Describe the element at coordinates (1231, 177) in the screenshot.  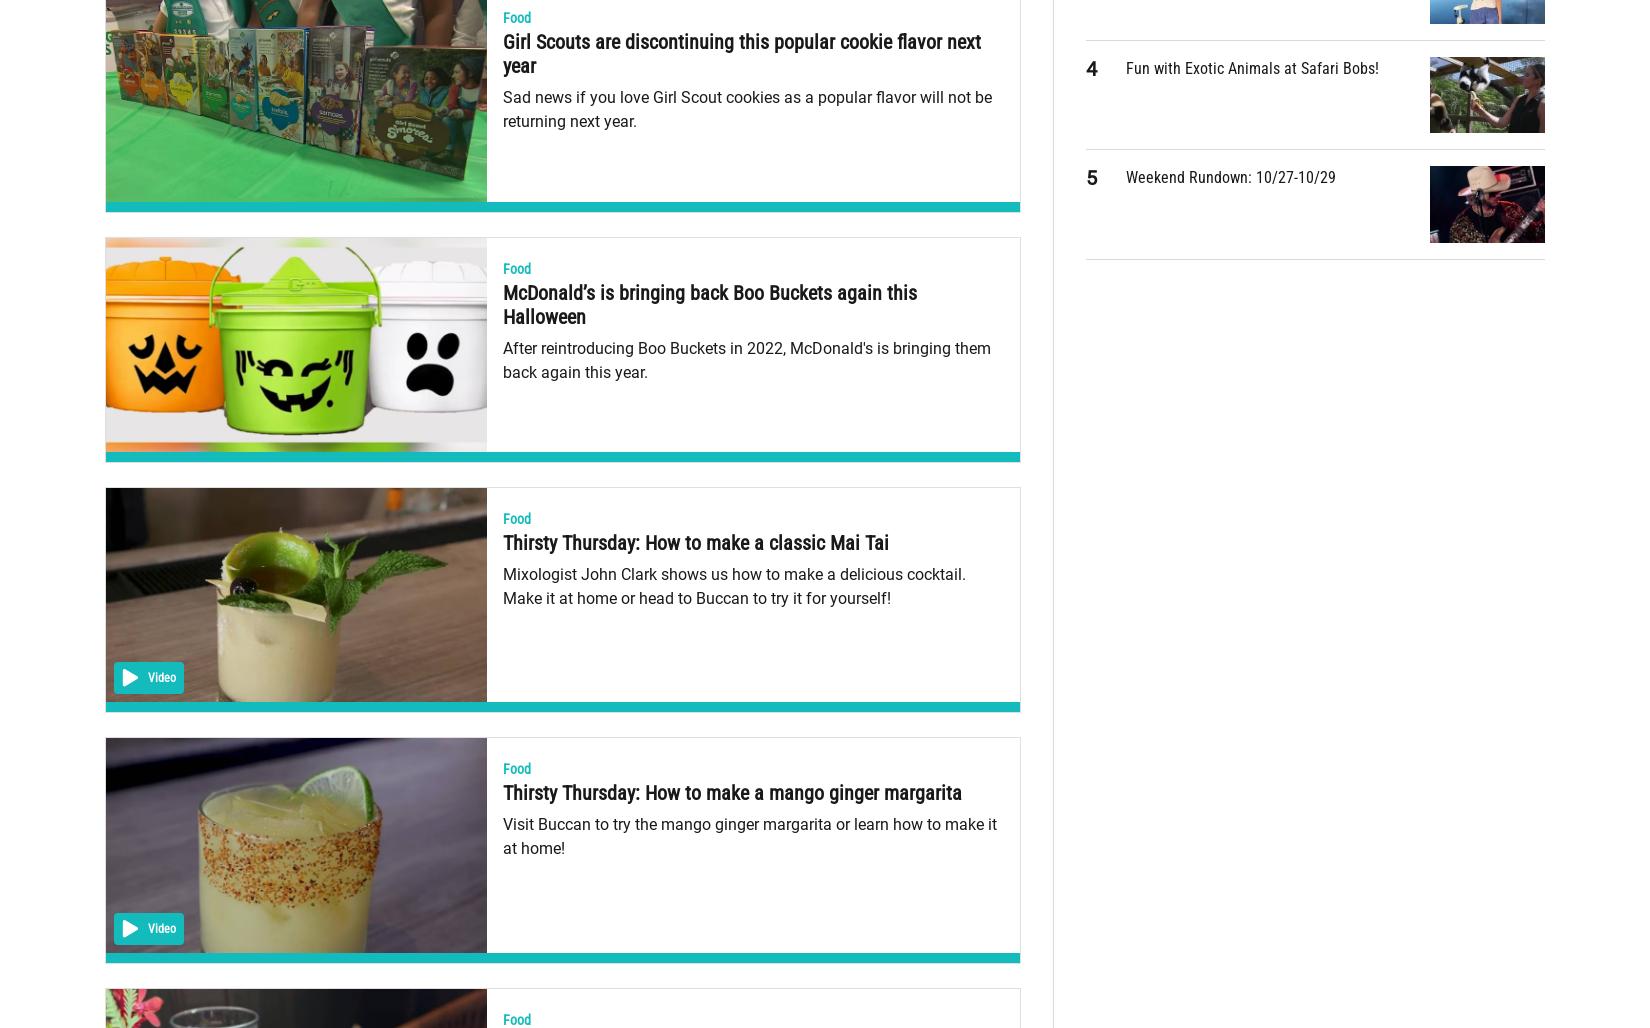
I see `'Weekend Rundown: 10/27-10/29'` at that location.